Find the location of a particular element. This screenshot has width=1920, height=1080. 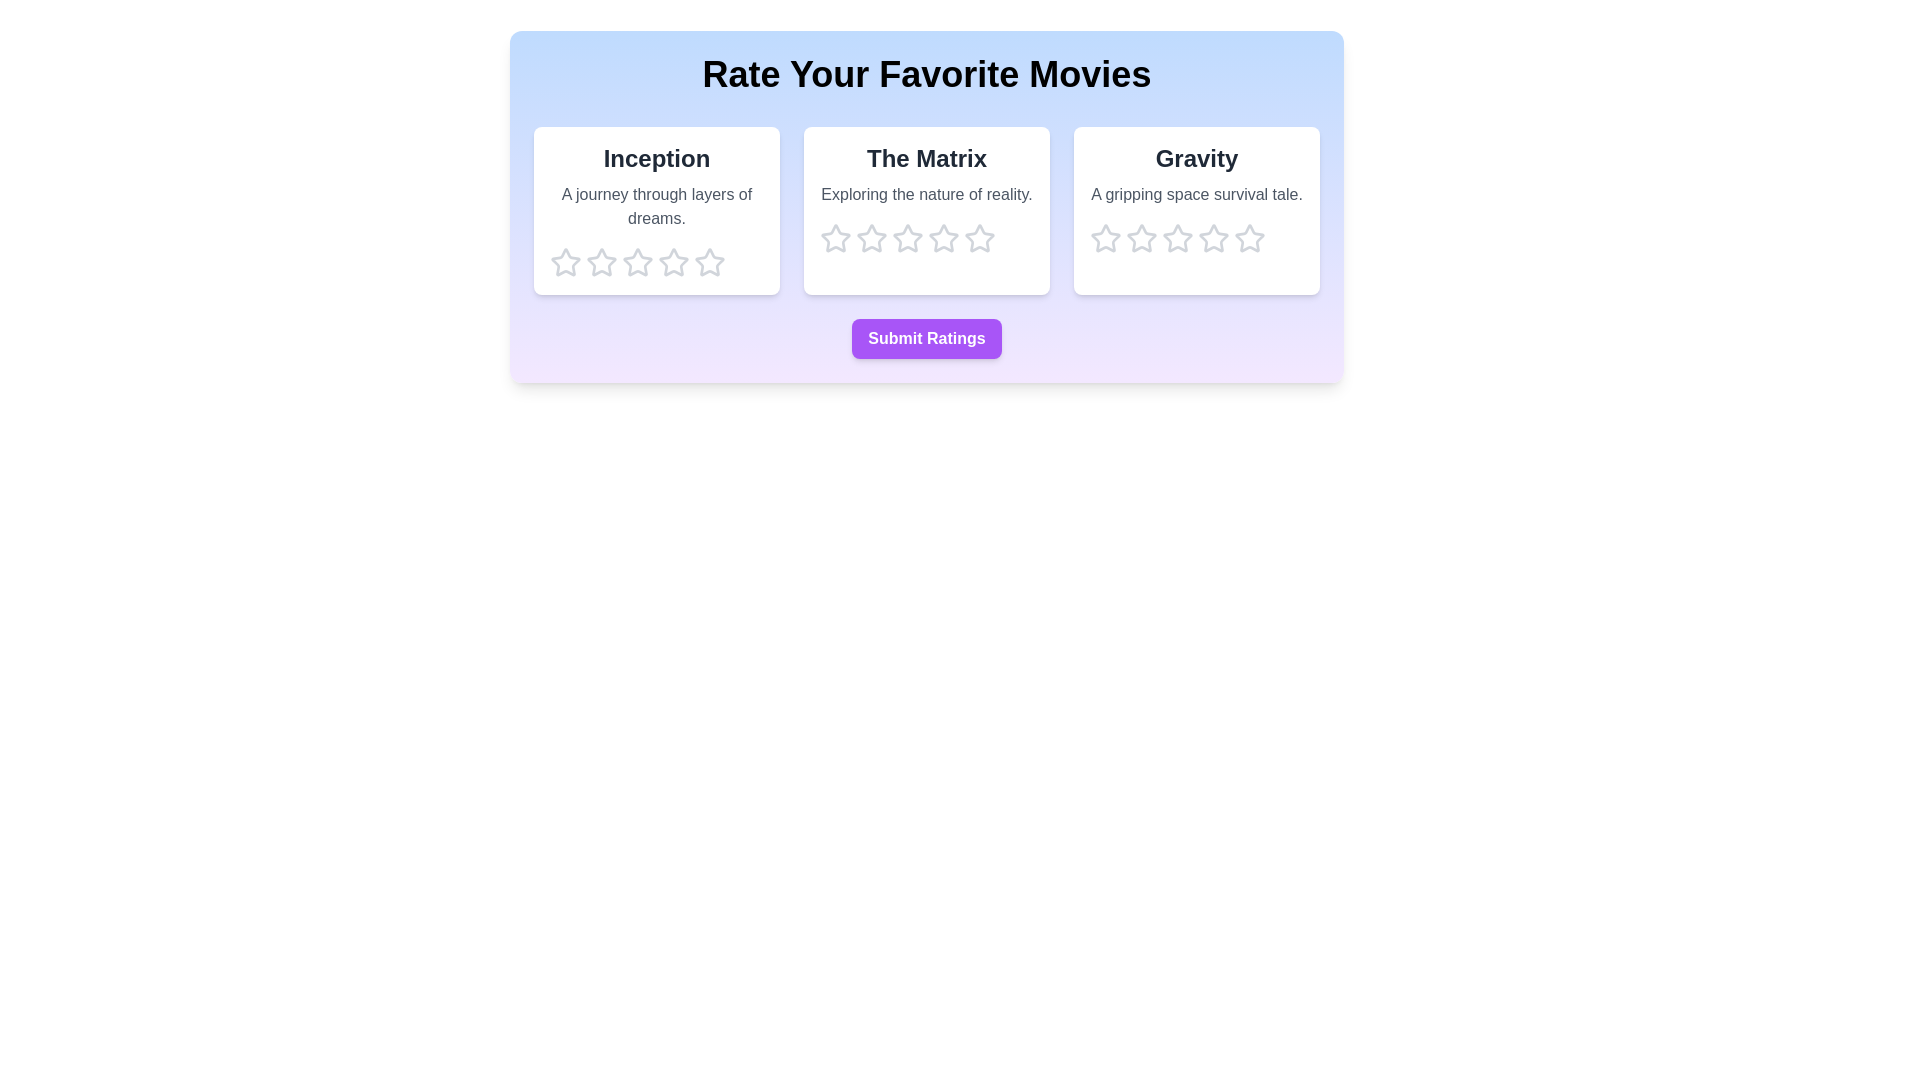

the star corresponding to 2 for the movie The Matrix is located at coordinates (872, 238).